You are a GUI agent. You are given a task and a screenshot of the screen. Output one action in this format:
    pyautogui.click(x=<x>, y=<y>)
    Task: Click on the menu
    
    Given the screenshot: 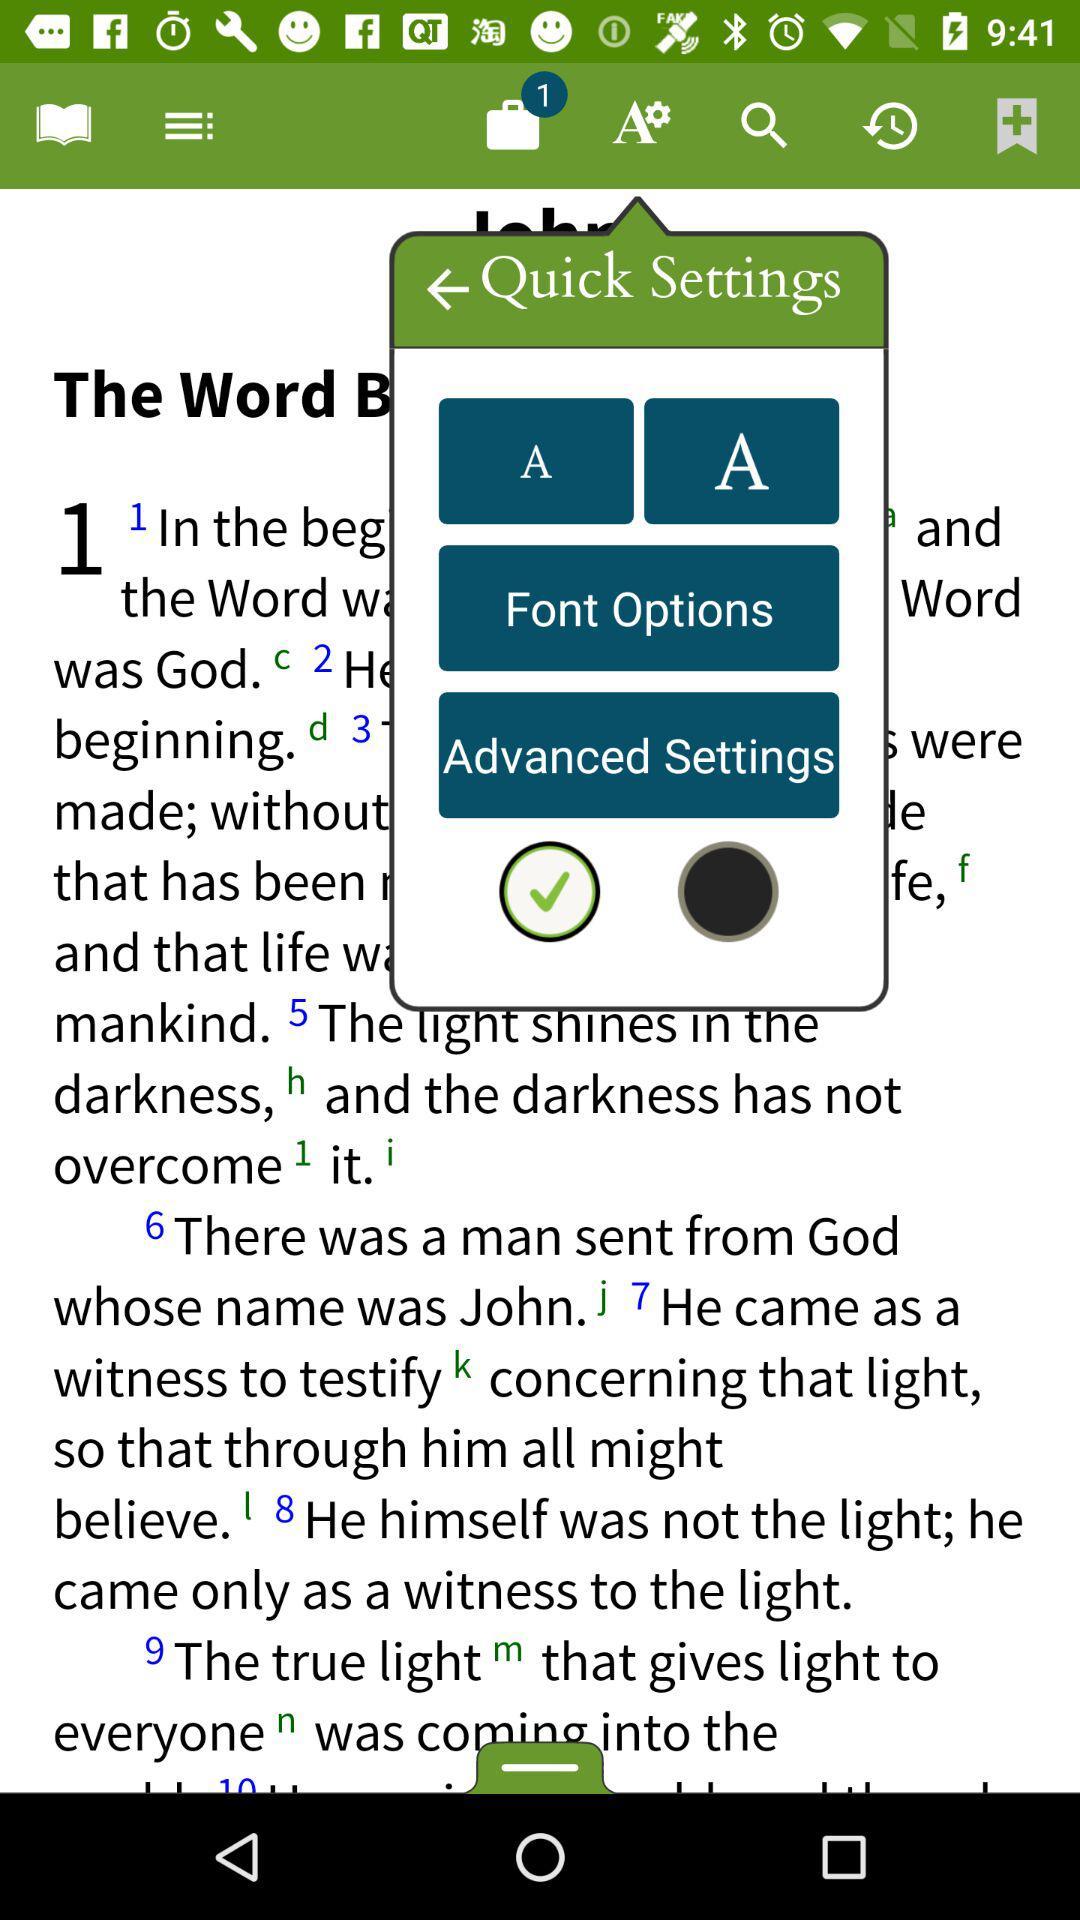 What is the action you would take?
    pyautogui.click(x=189, y=124)
    